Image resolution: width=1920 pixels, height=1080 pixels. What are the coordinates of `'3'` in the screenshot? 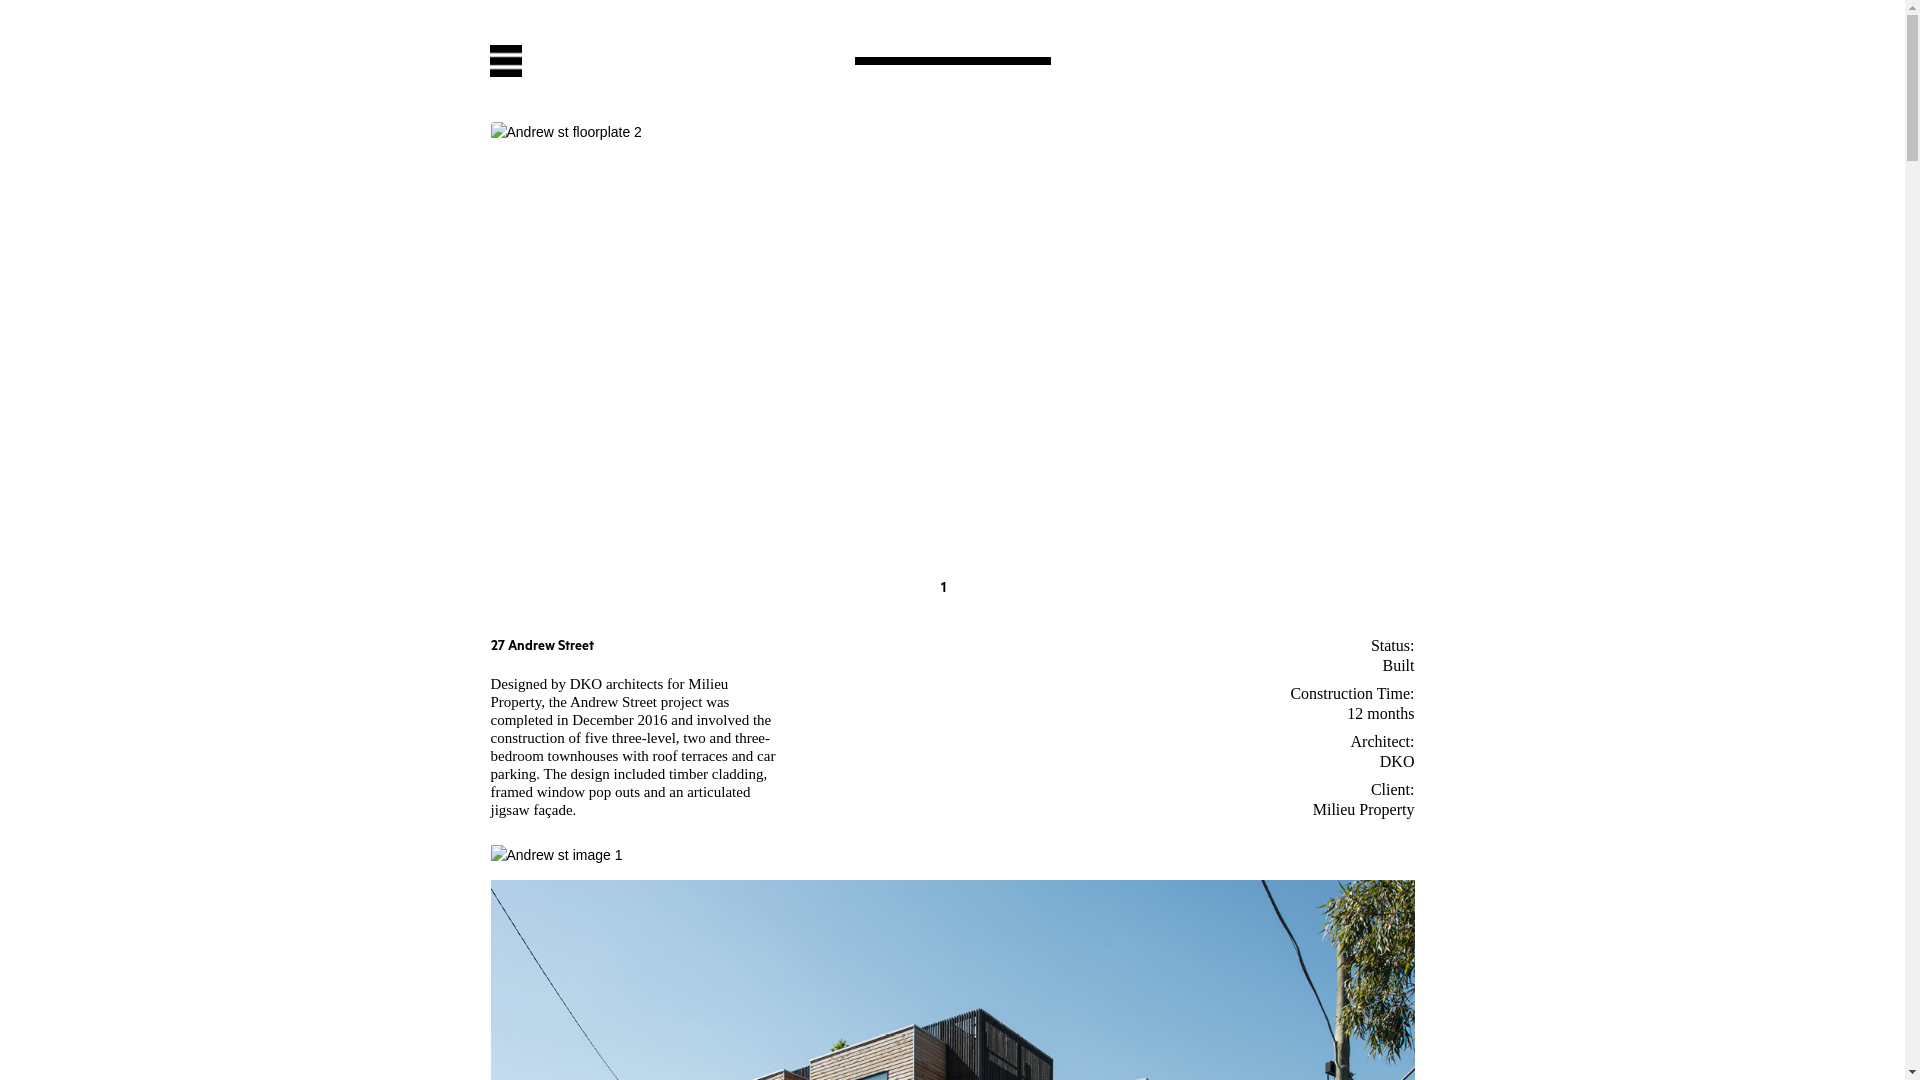 It's located at (974, 588).